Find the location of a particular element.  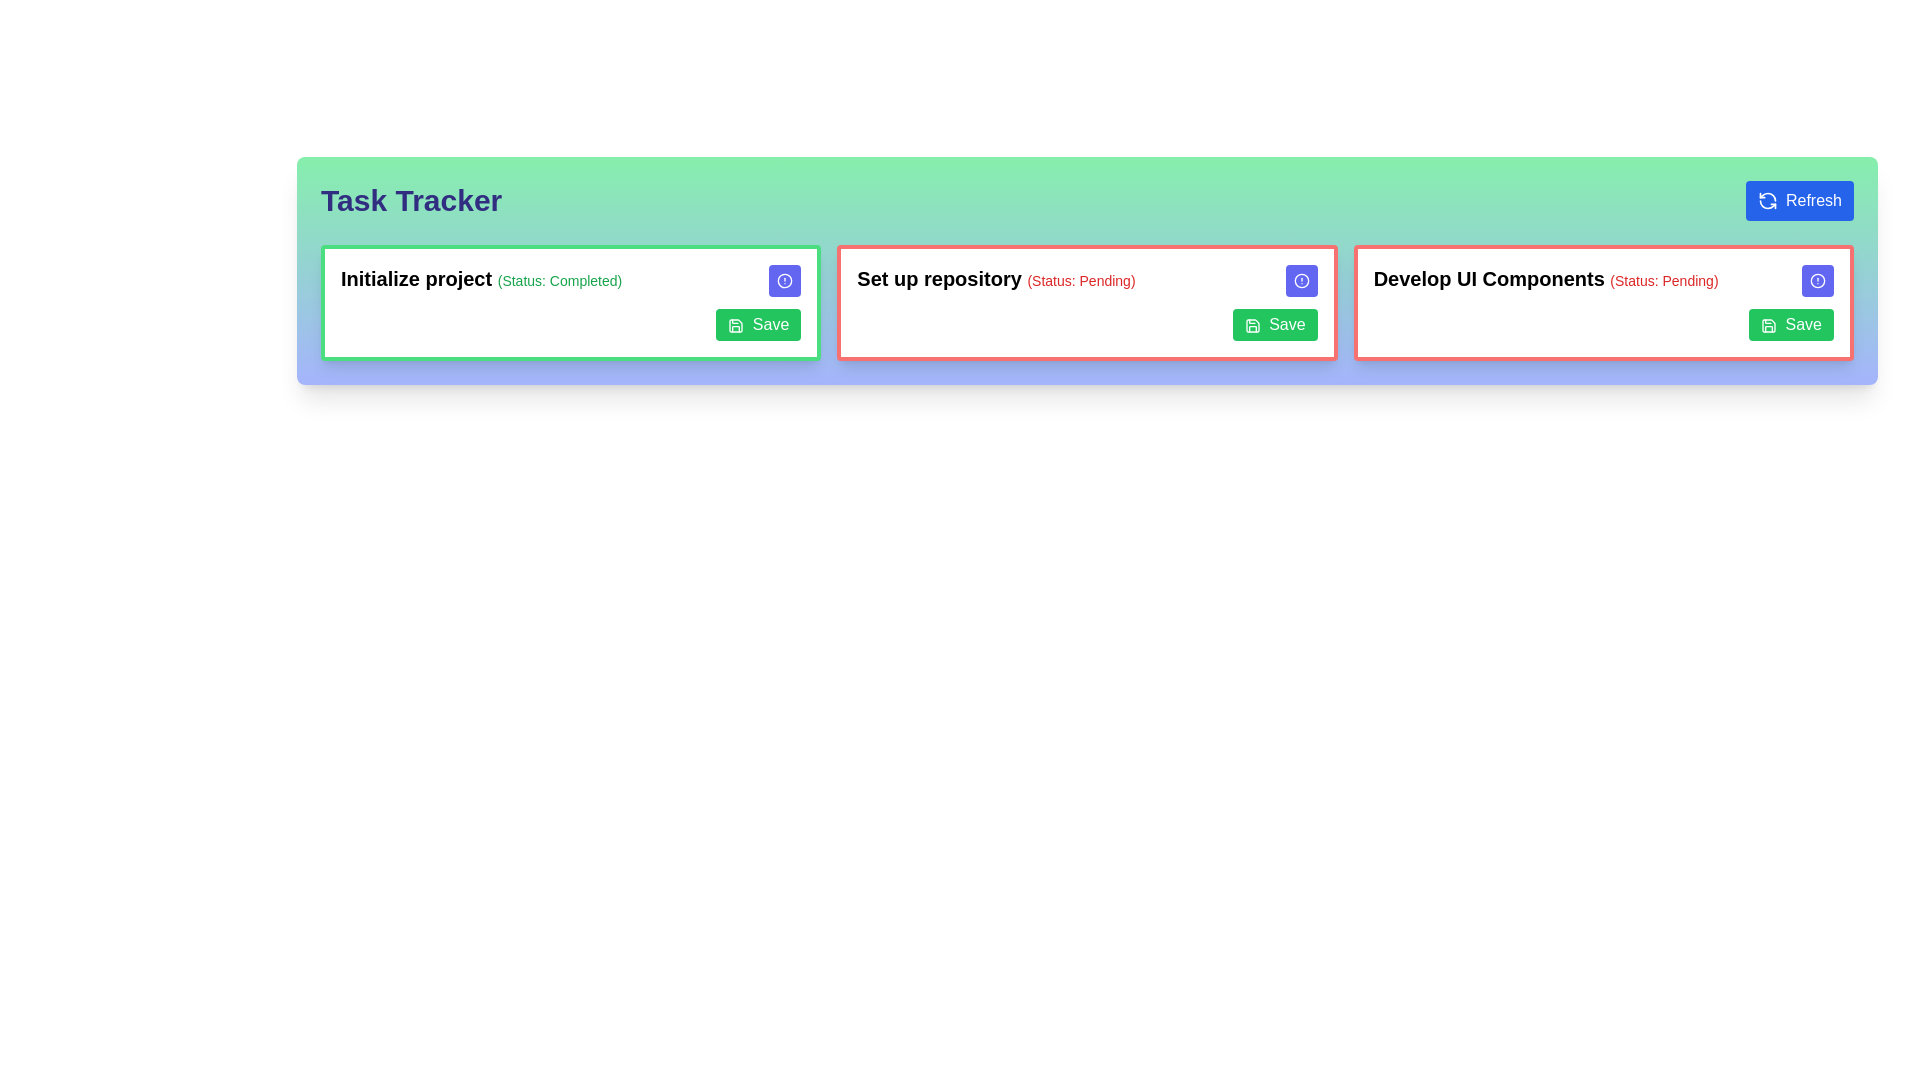

task information displayed on the card labeled 'Initialize project (Status: Completed)' which is positioned at the leftmost in a grid layout is located at coordinates (570, 303).